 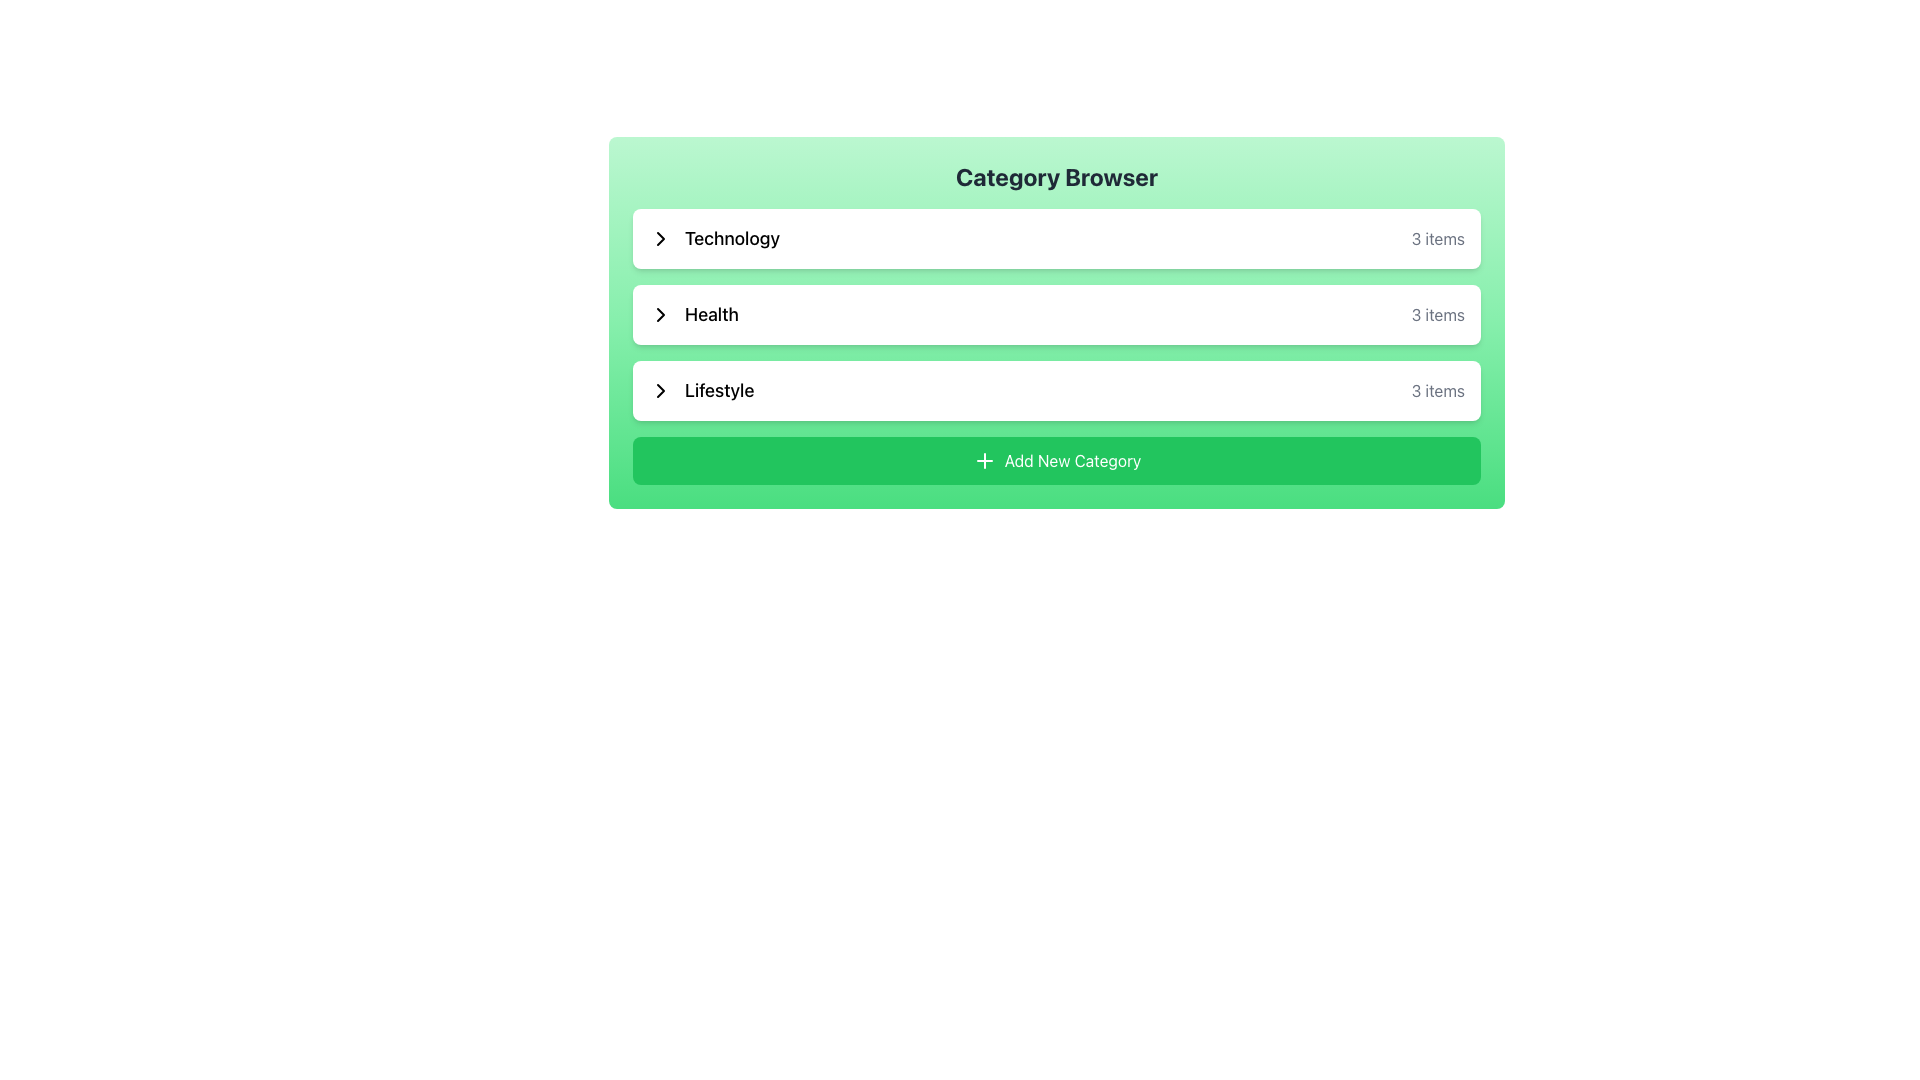 What do you see at coordinates (1437, 390) in the screenshot?
I see `the static text label displaying the count of items in the 'Lifestyle' category, located at the right side of the 'Lifestyle' row in the Category Browser interface` at bounding box center [1437, 390].